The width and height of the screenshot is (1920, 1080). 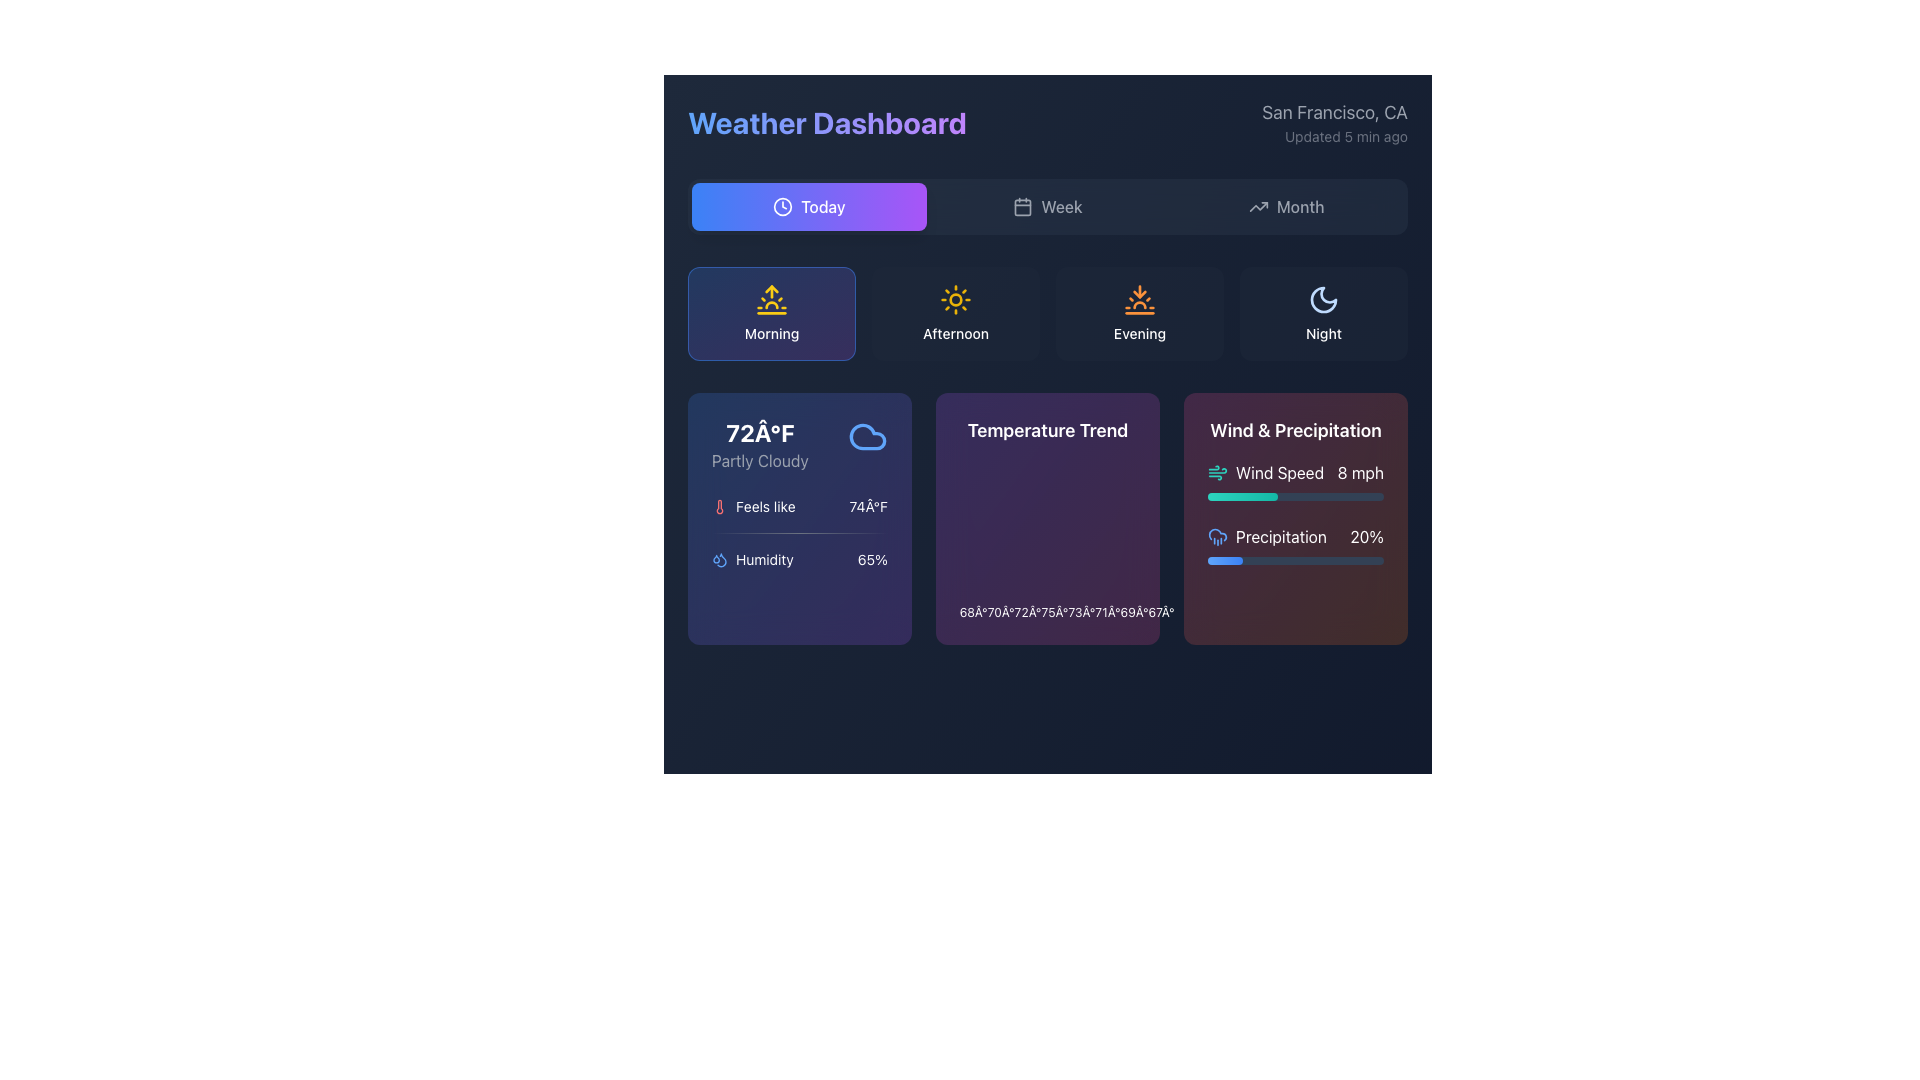 I want to click on the 'Week' button, which is the second button in a horizontal sequence of three buttons located near the top center of the interface, to trigger a hover effect, so click(x=1046, y=207).